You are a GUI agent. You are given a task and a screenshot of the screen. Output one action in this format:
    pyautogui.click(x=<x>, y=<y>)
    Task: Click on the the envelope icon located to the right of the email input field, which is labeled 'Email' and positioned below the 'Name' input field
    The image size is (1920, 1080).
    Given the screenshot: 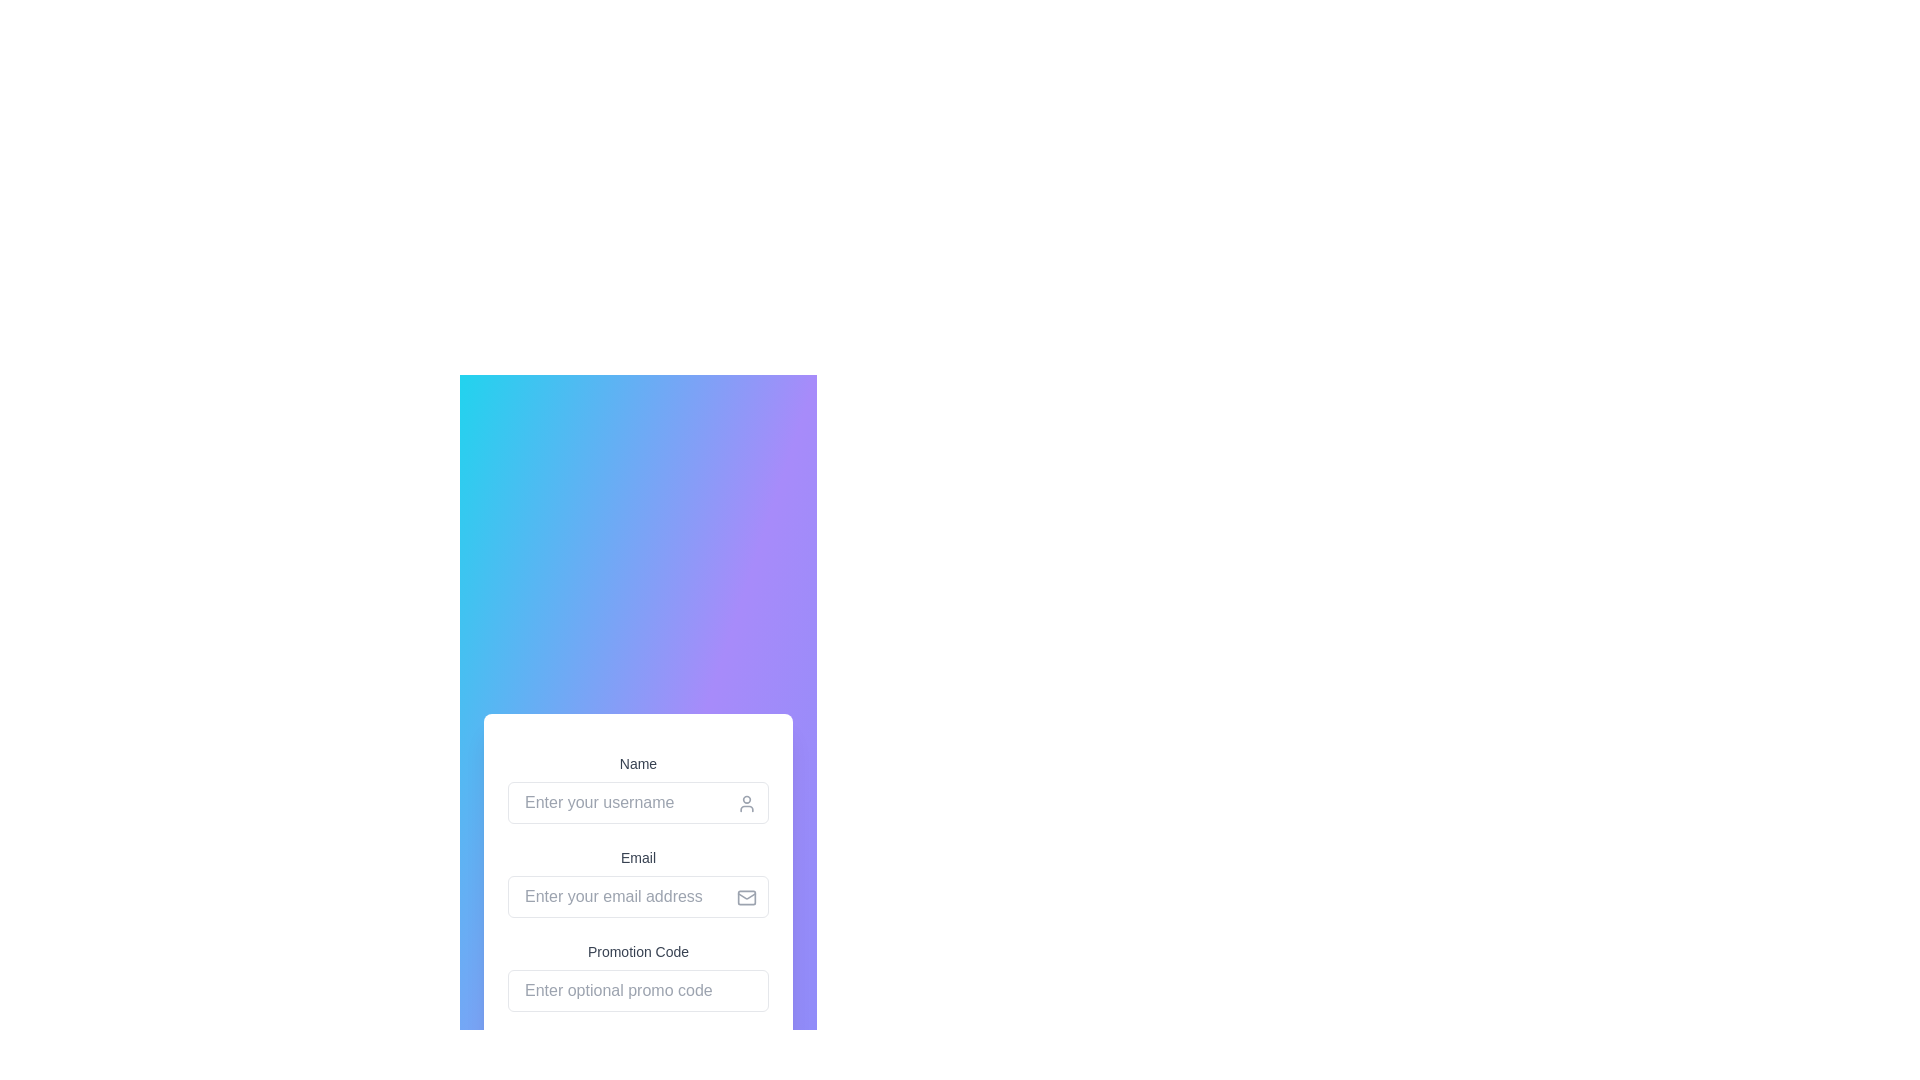 What is the action you would take?
    pyautogui.click(x=637, y=882)
    